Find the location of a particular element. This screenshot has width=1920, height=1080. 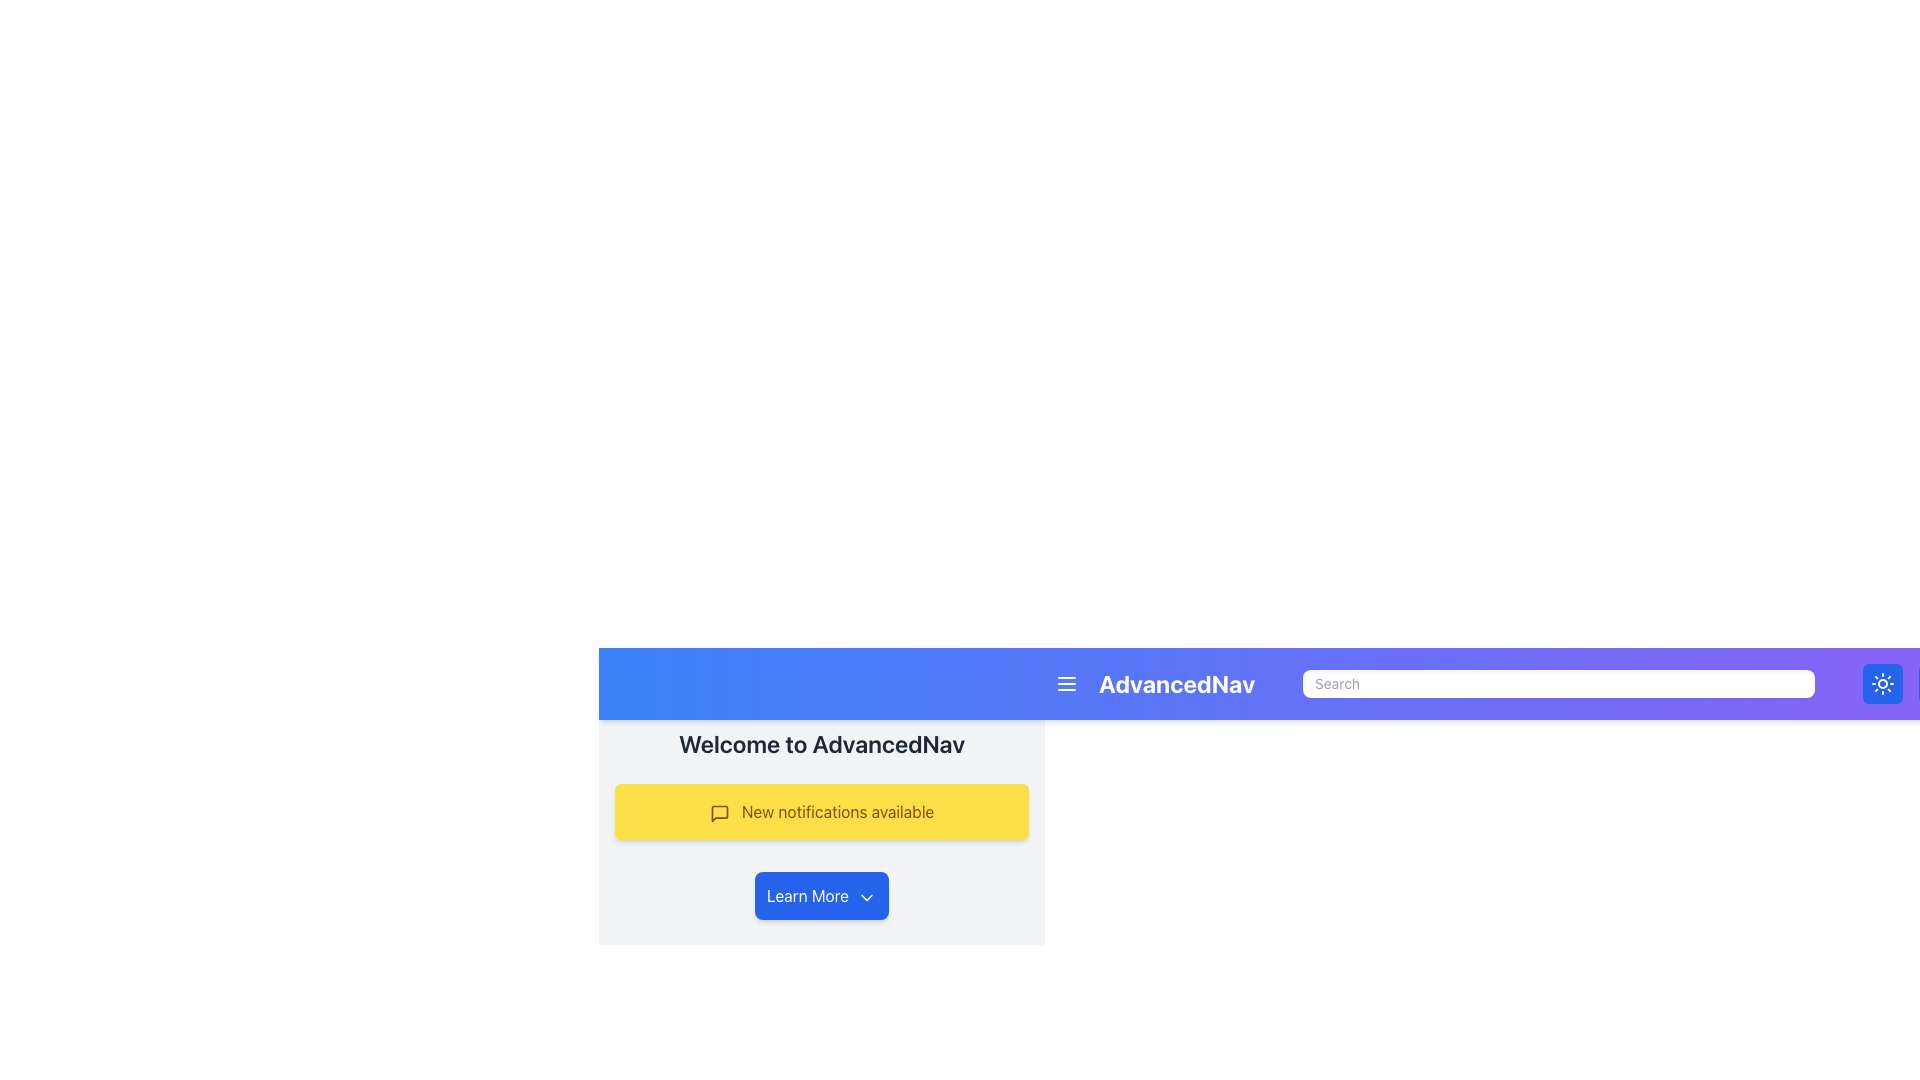

the yellow notification box containing the text 'New notifications available' located beneath the header 'Welcome to AdvancedNav' and above the blue button 'Learn More' is located at coordinates (821, 790).